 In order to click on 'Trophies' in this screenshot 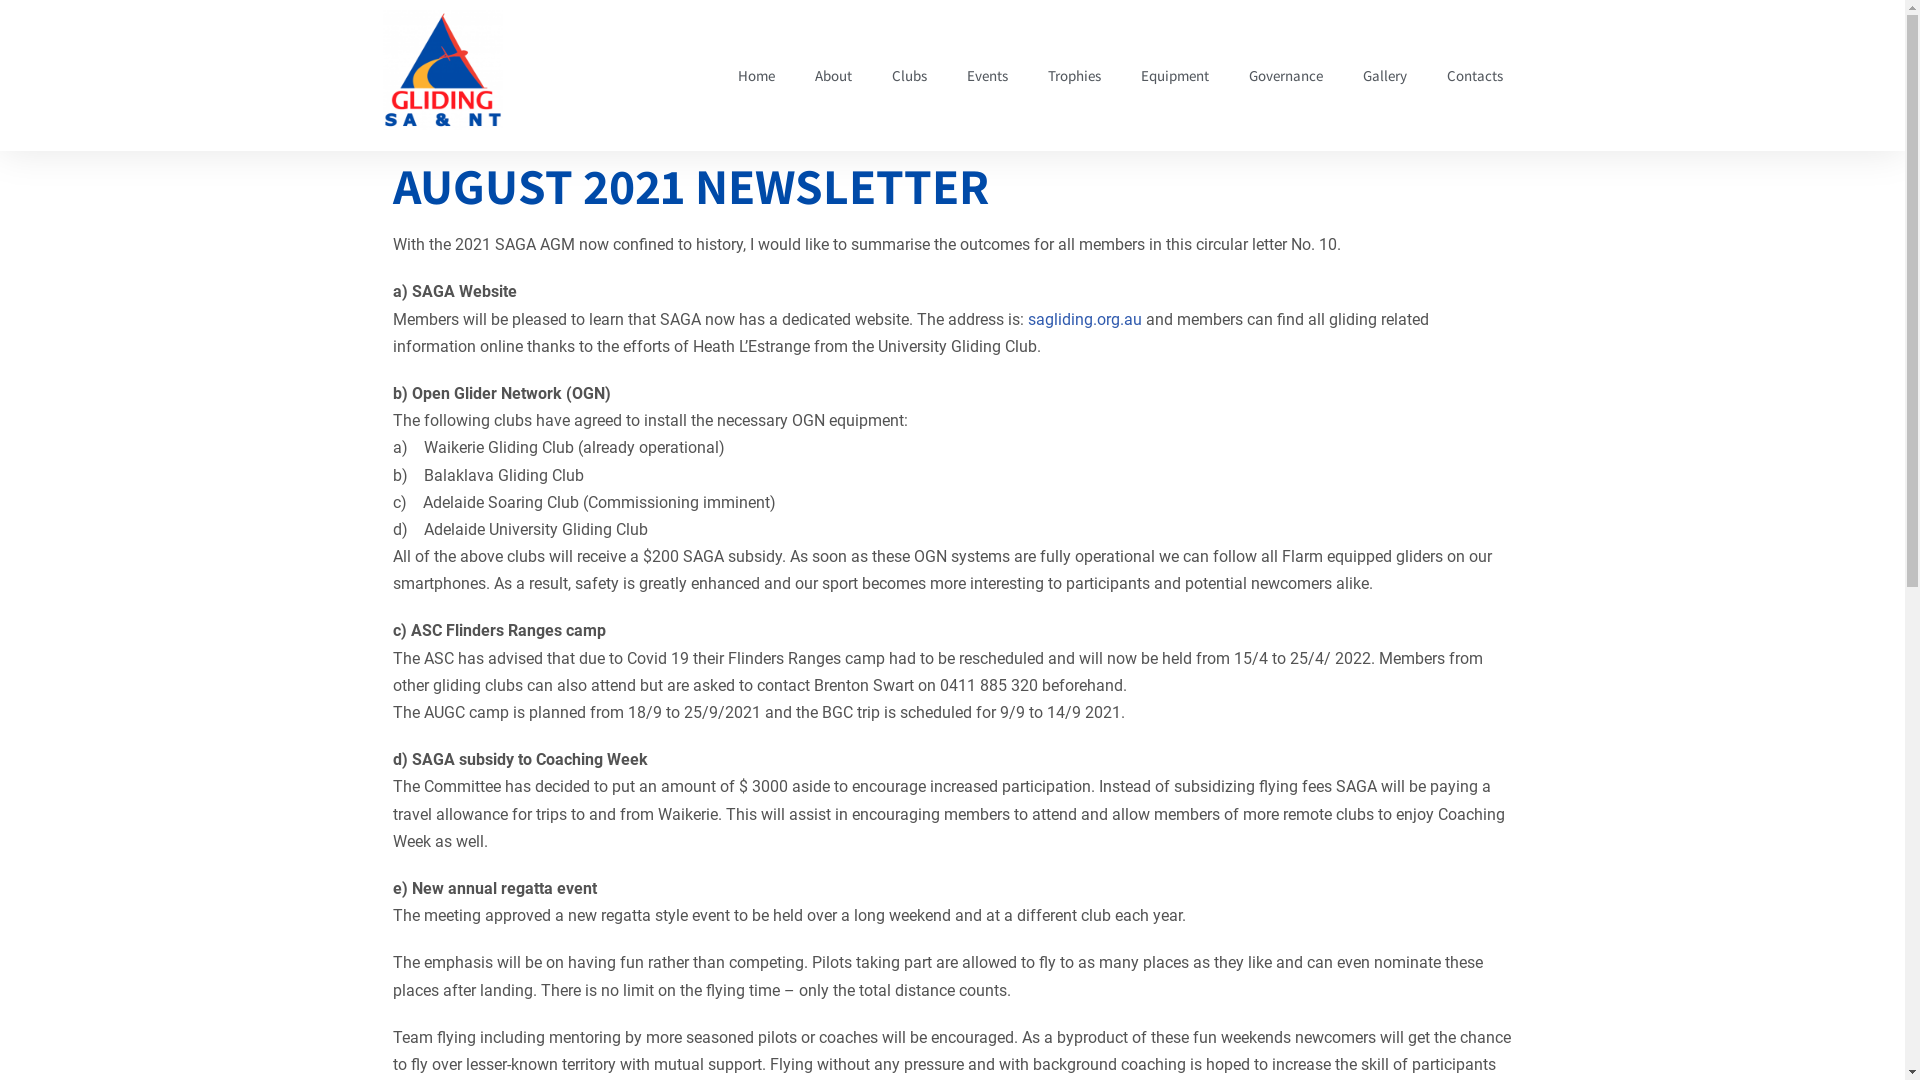, I will do `click(1073, 75)`.